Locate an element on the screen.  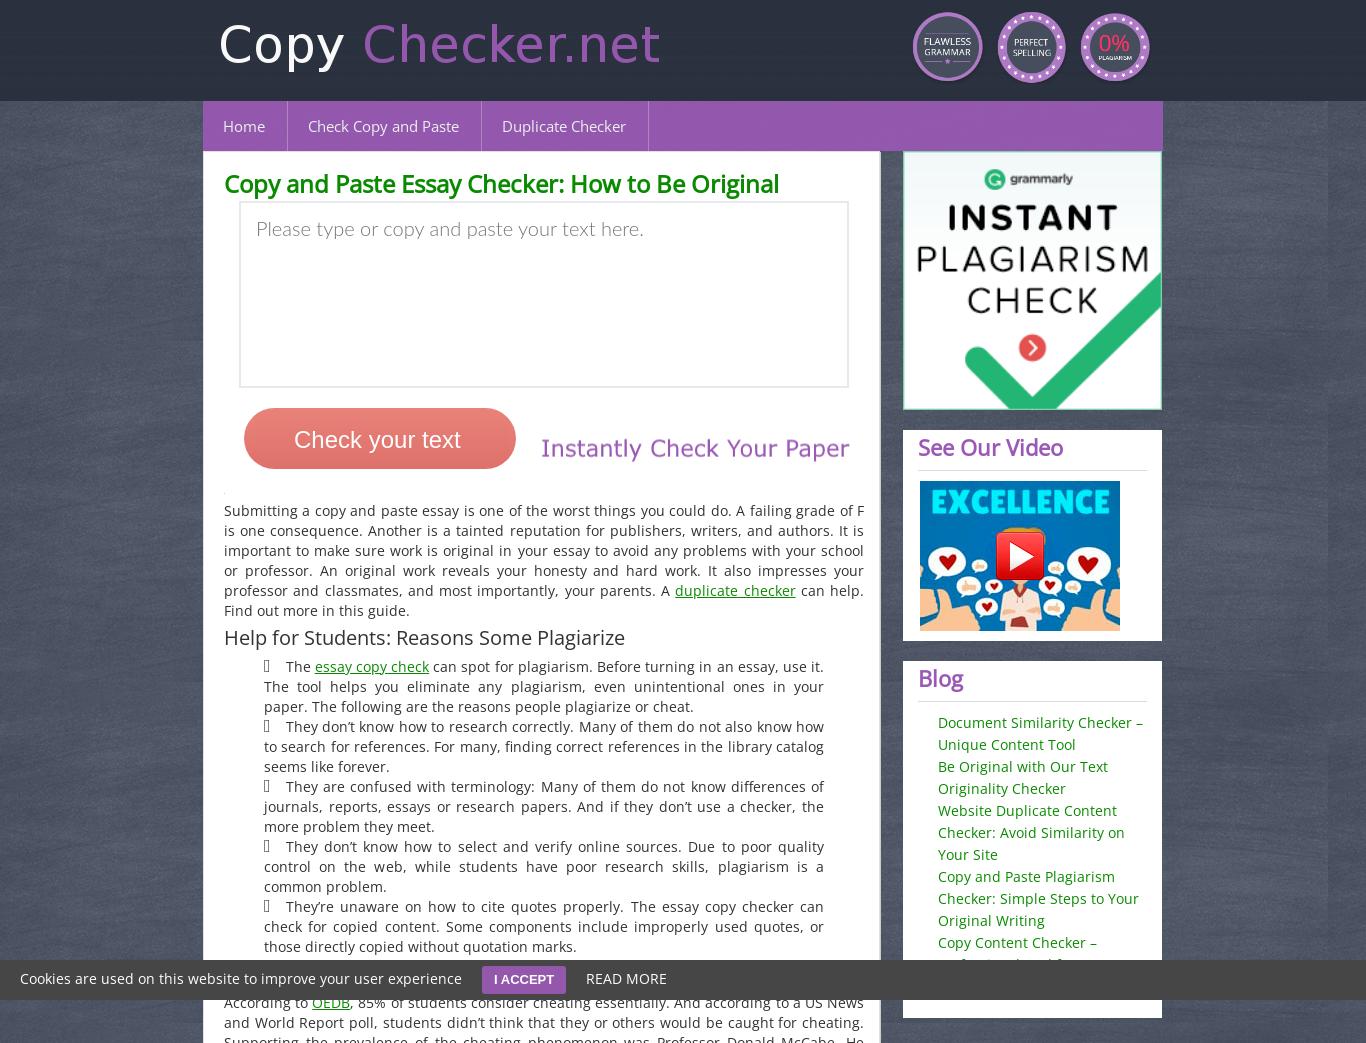
'I ACCEPT' is located at coordinates (523, 979).